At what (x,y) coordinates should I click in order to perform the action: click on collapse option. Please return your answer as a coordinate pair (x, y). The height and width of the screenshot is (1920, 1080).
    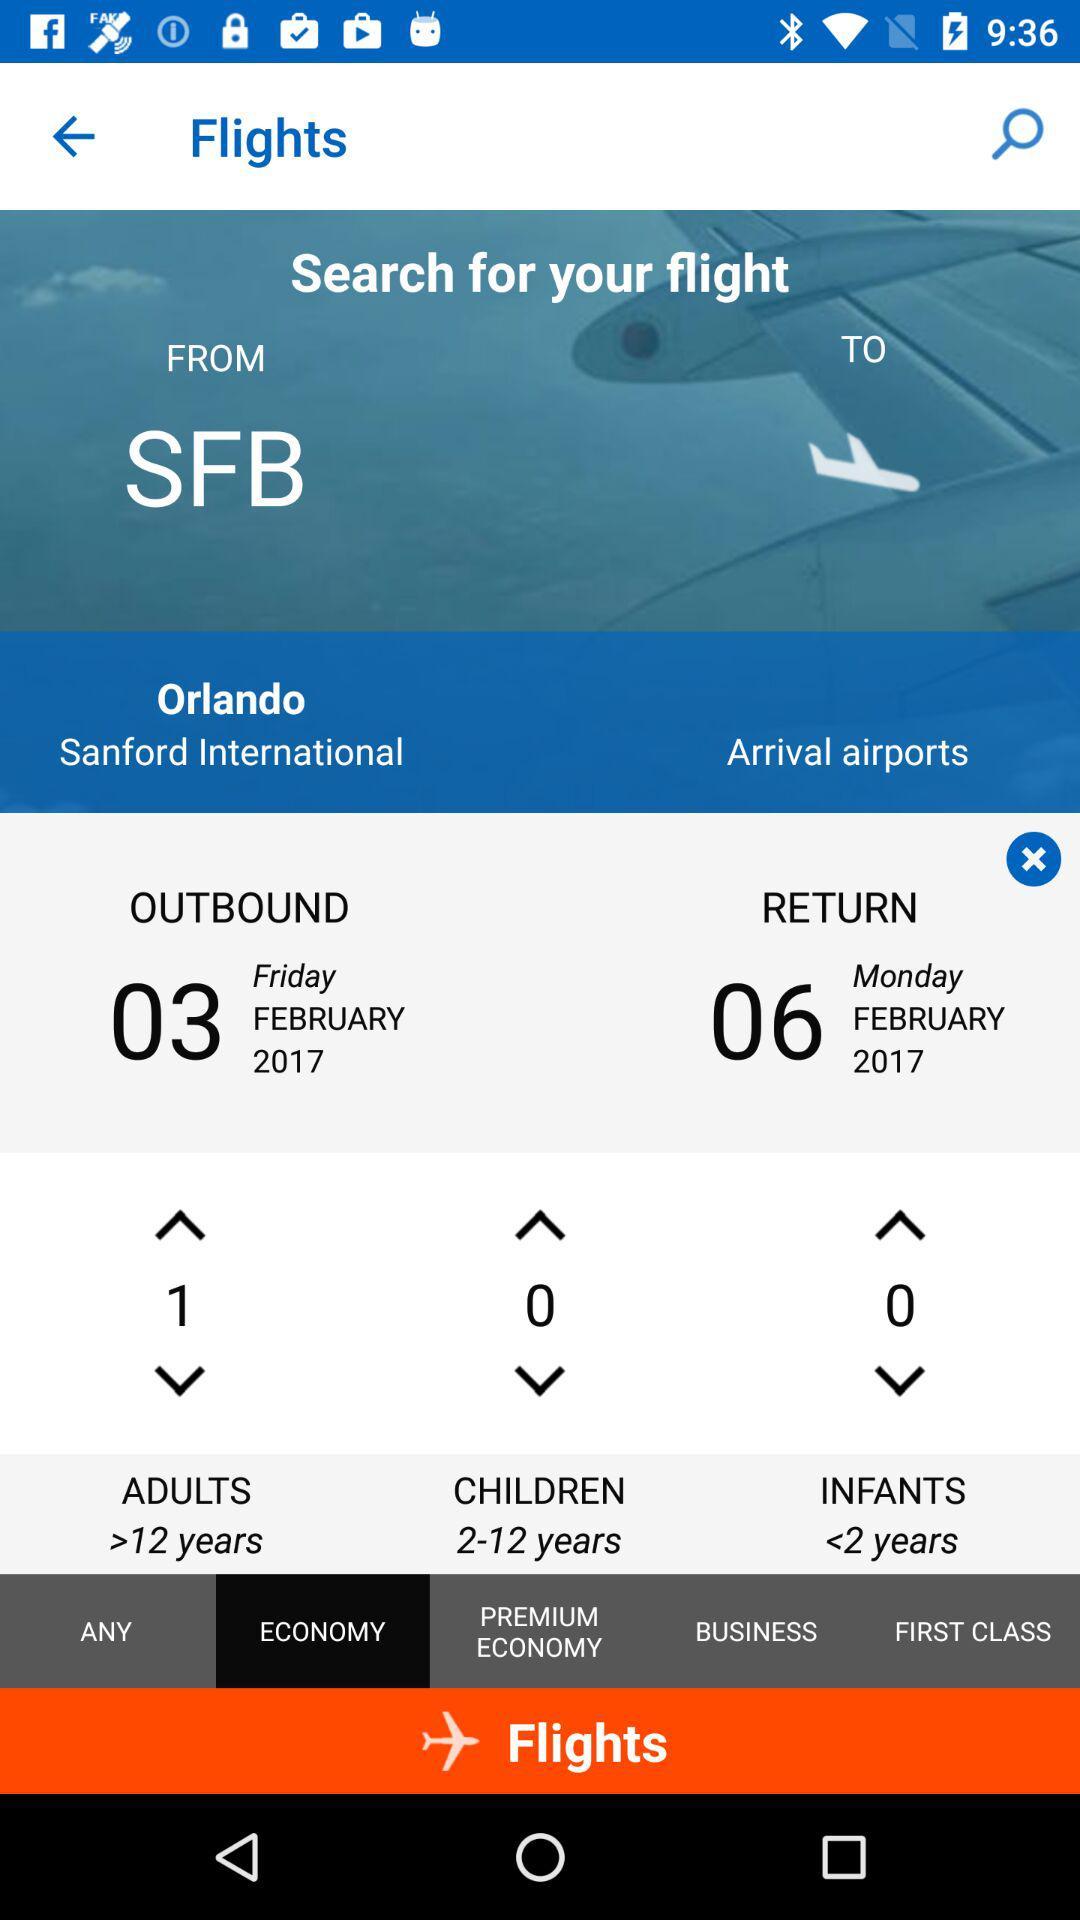
    Looking at the image, I should click on (1033, 859).